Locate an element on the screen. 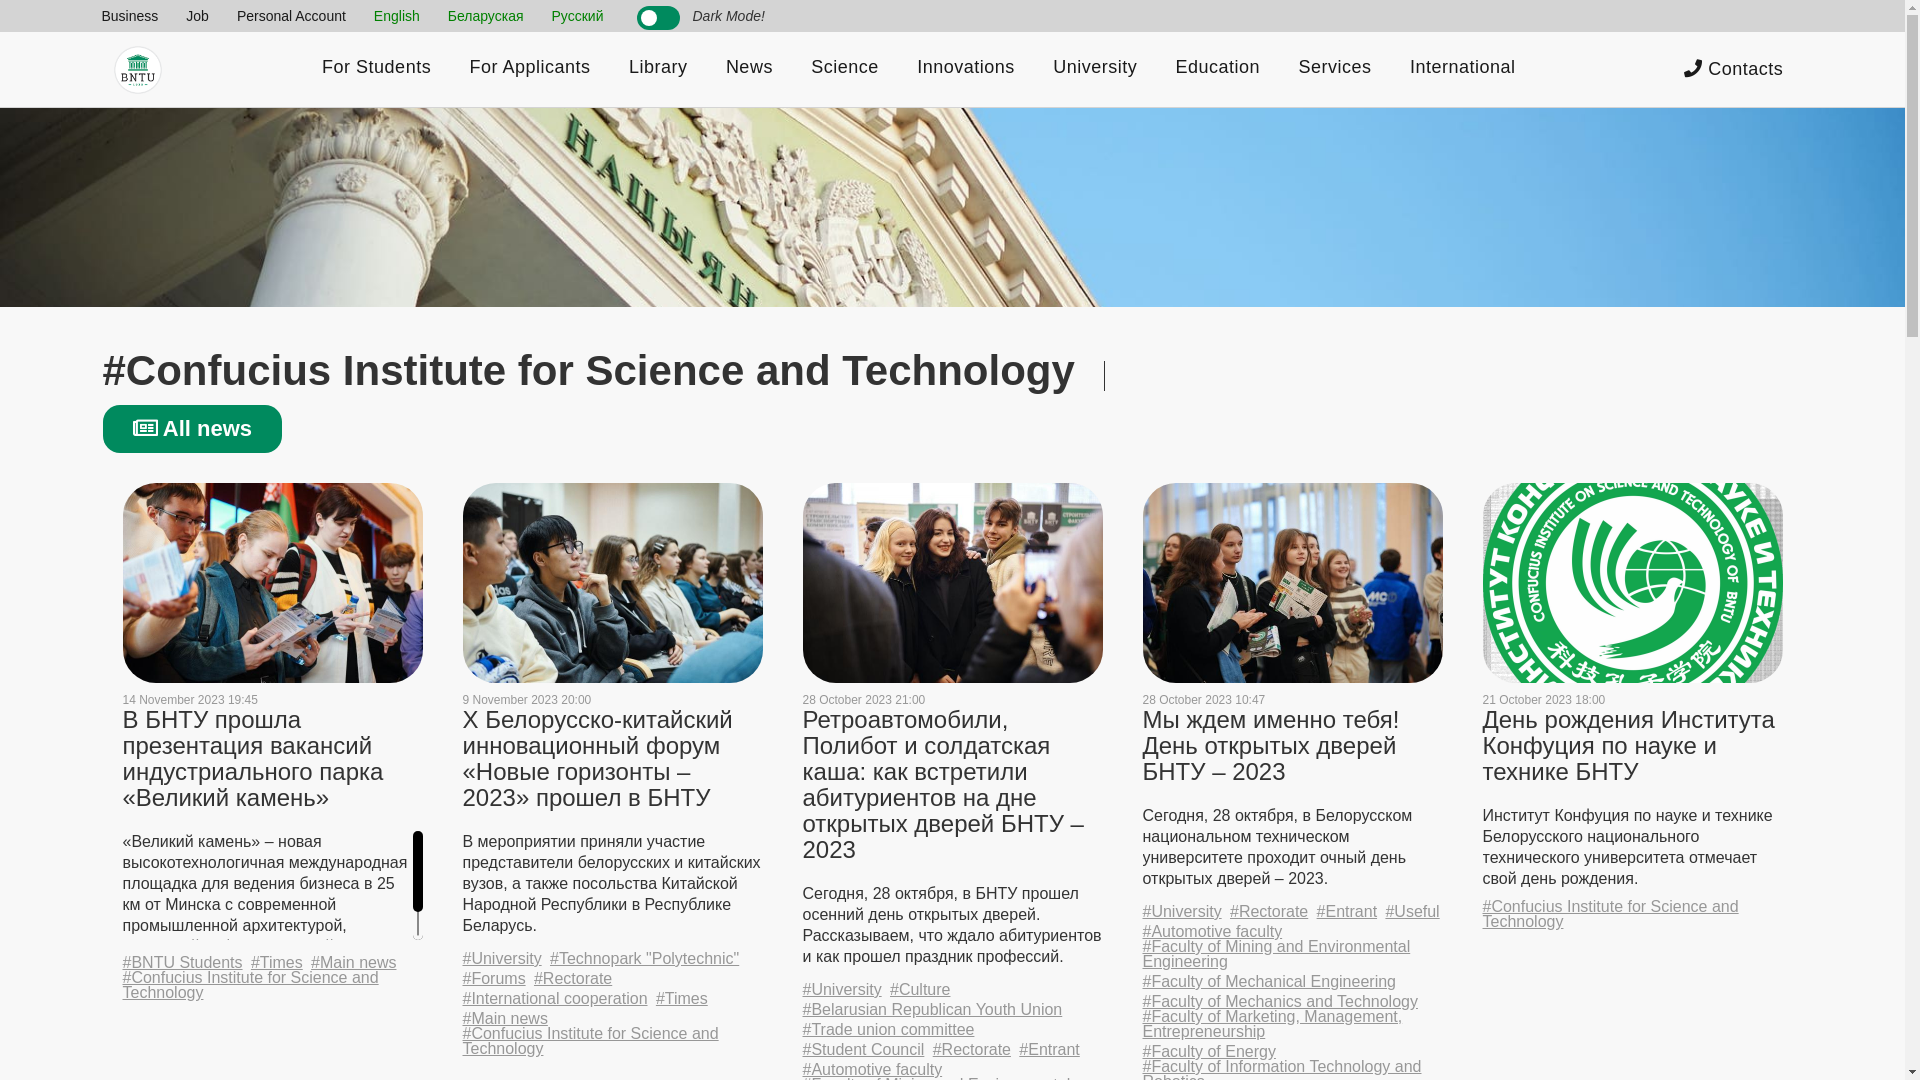 This screenshot has height=1080, width=1920. 'News' is located at coordinates (748, 68).